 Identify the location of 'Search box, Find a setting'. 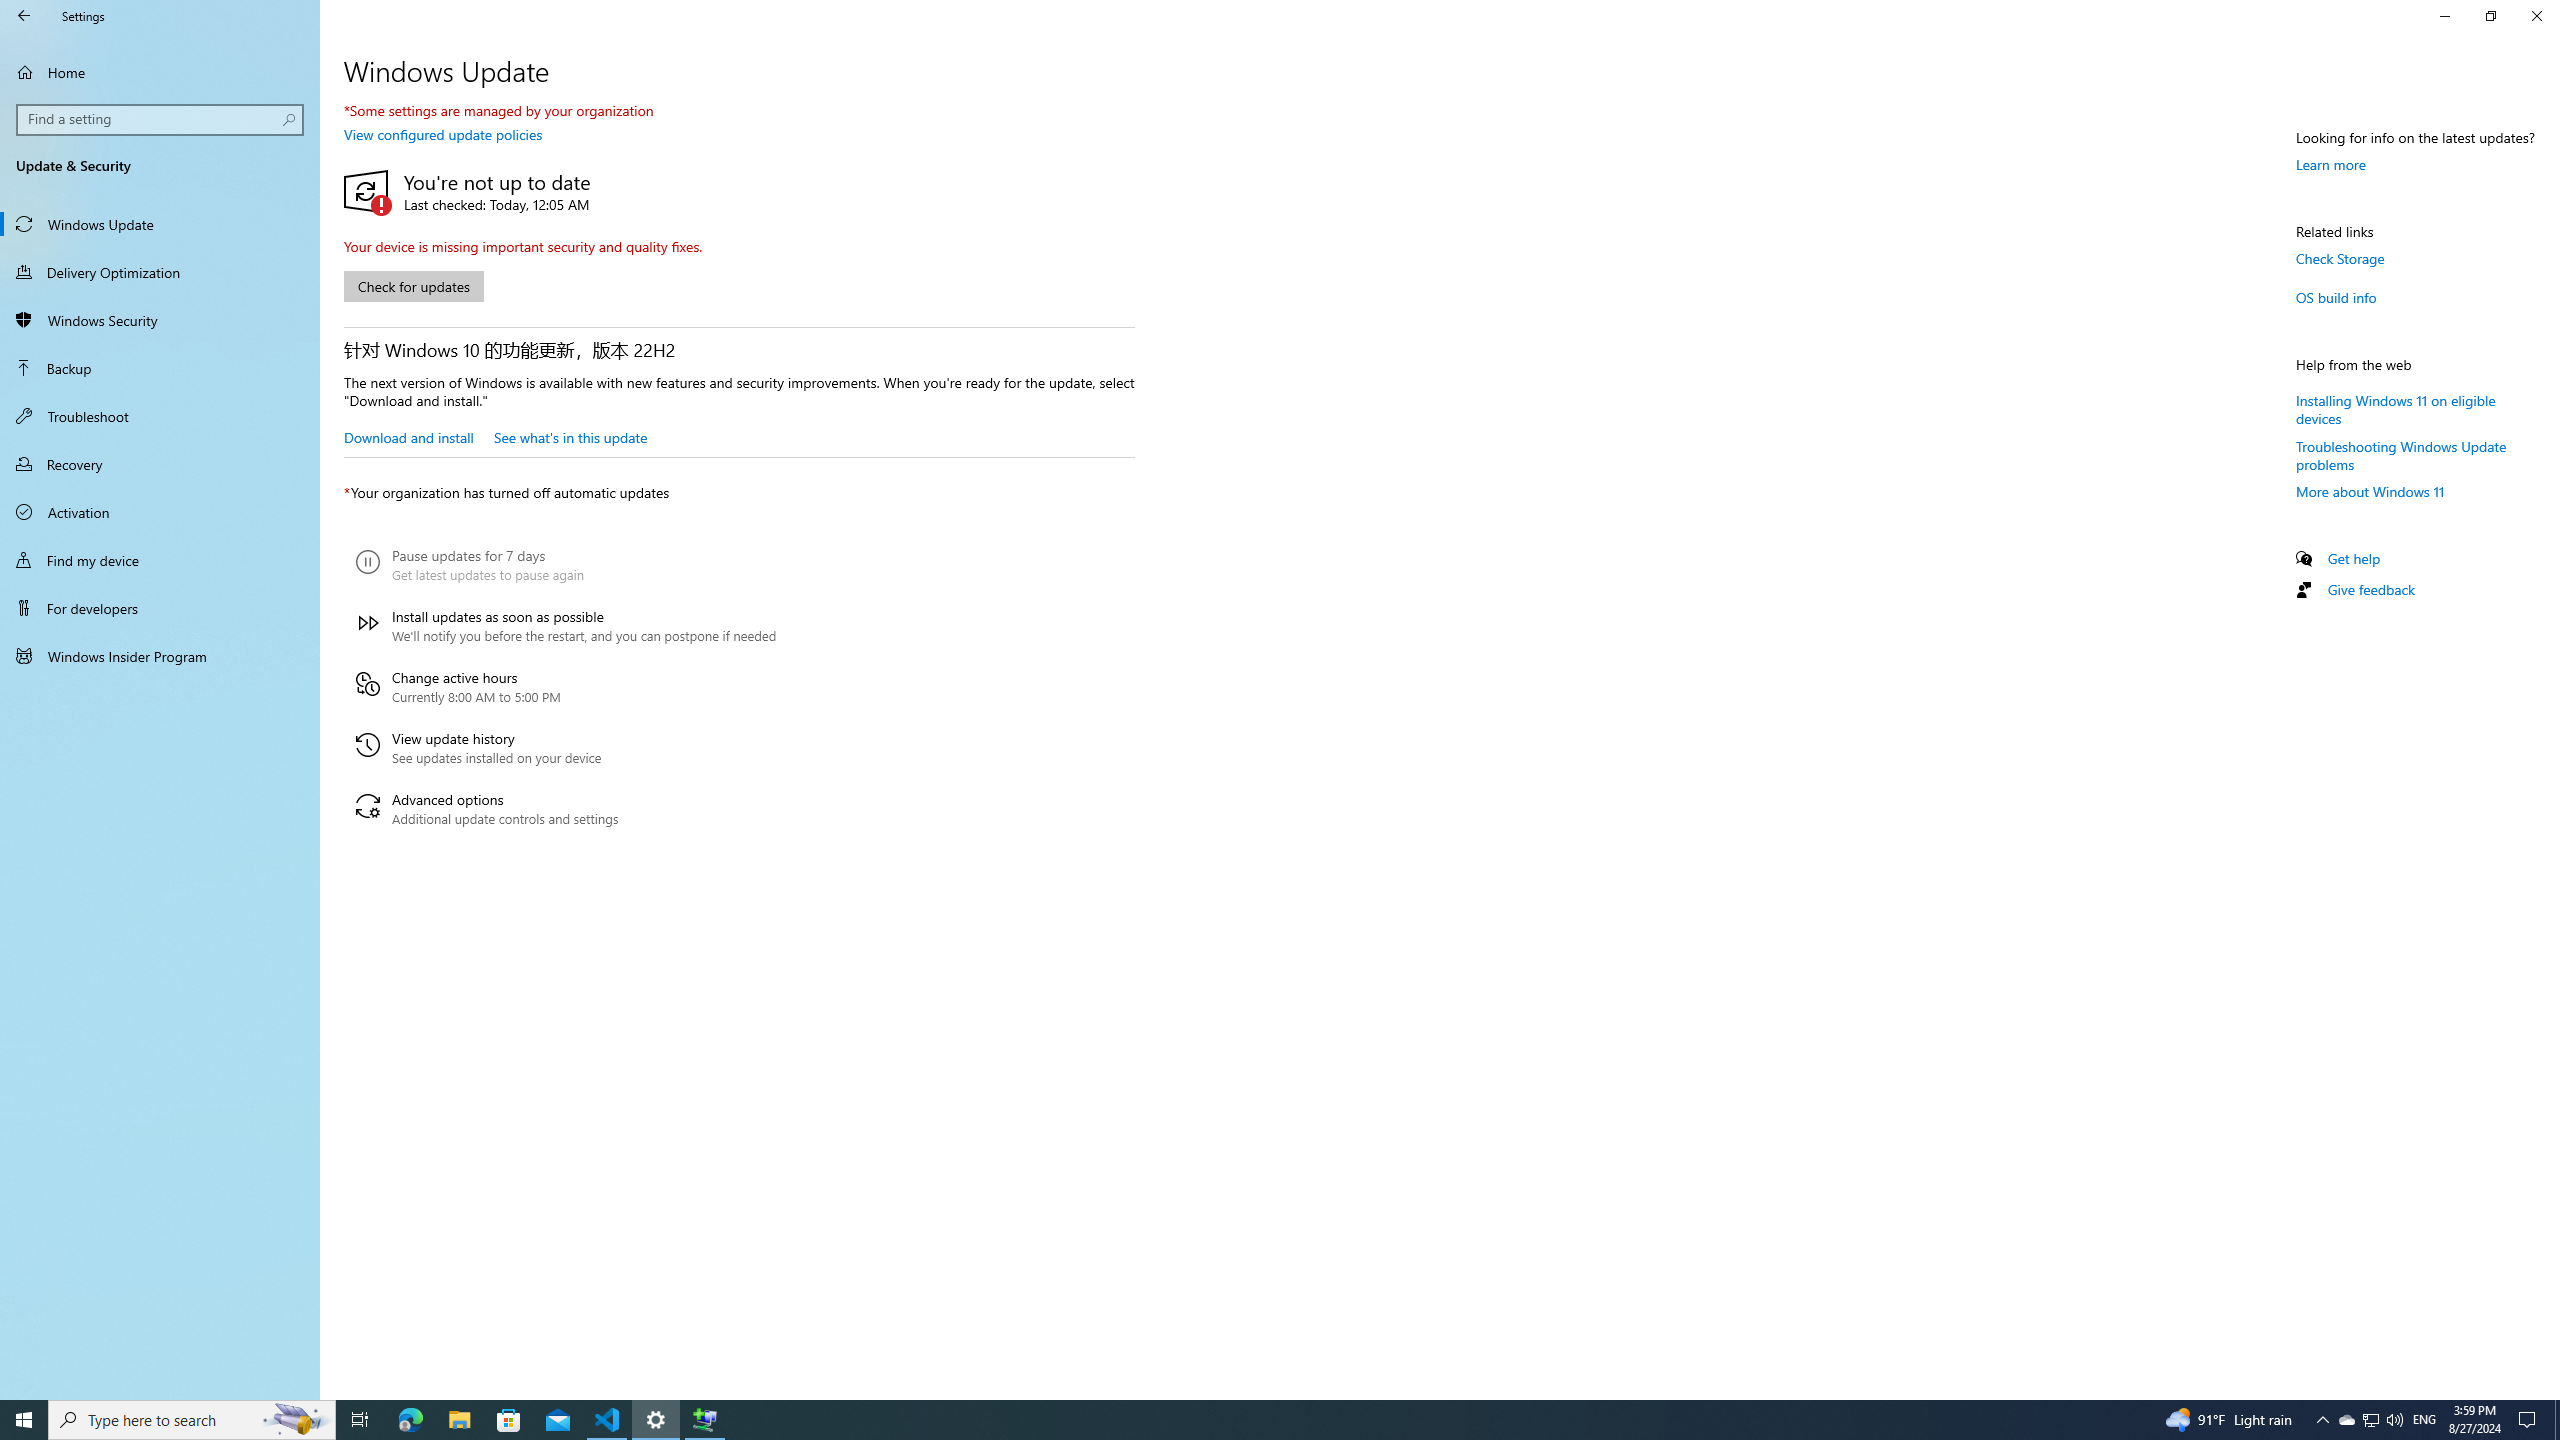
(160, 118).